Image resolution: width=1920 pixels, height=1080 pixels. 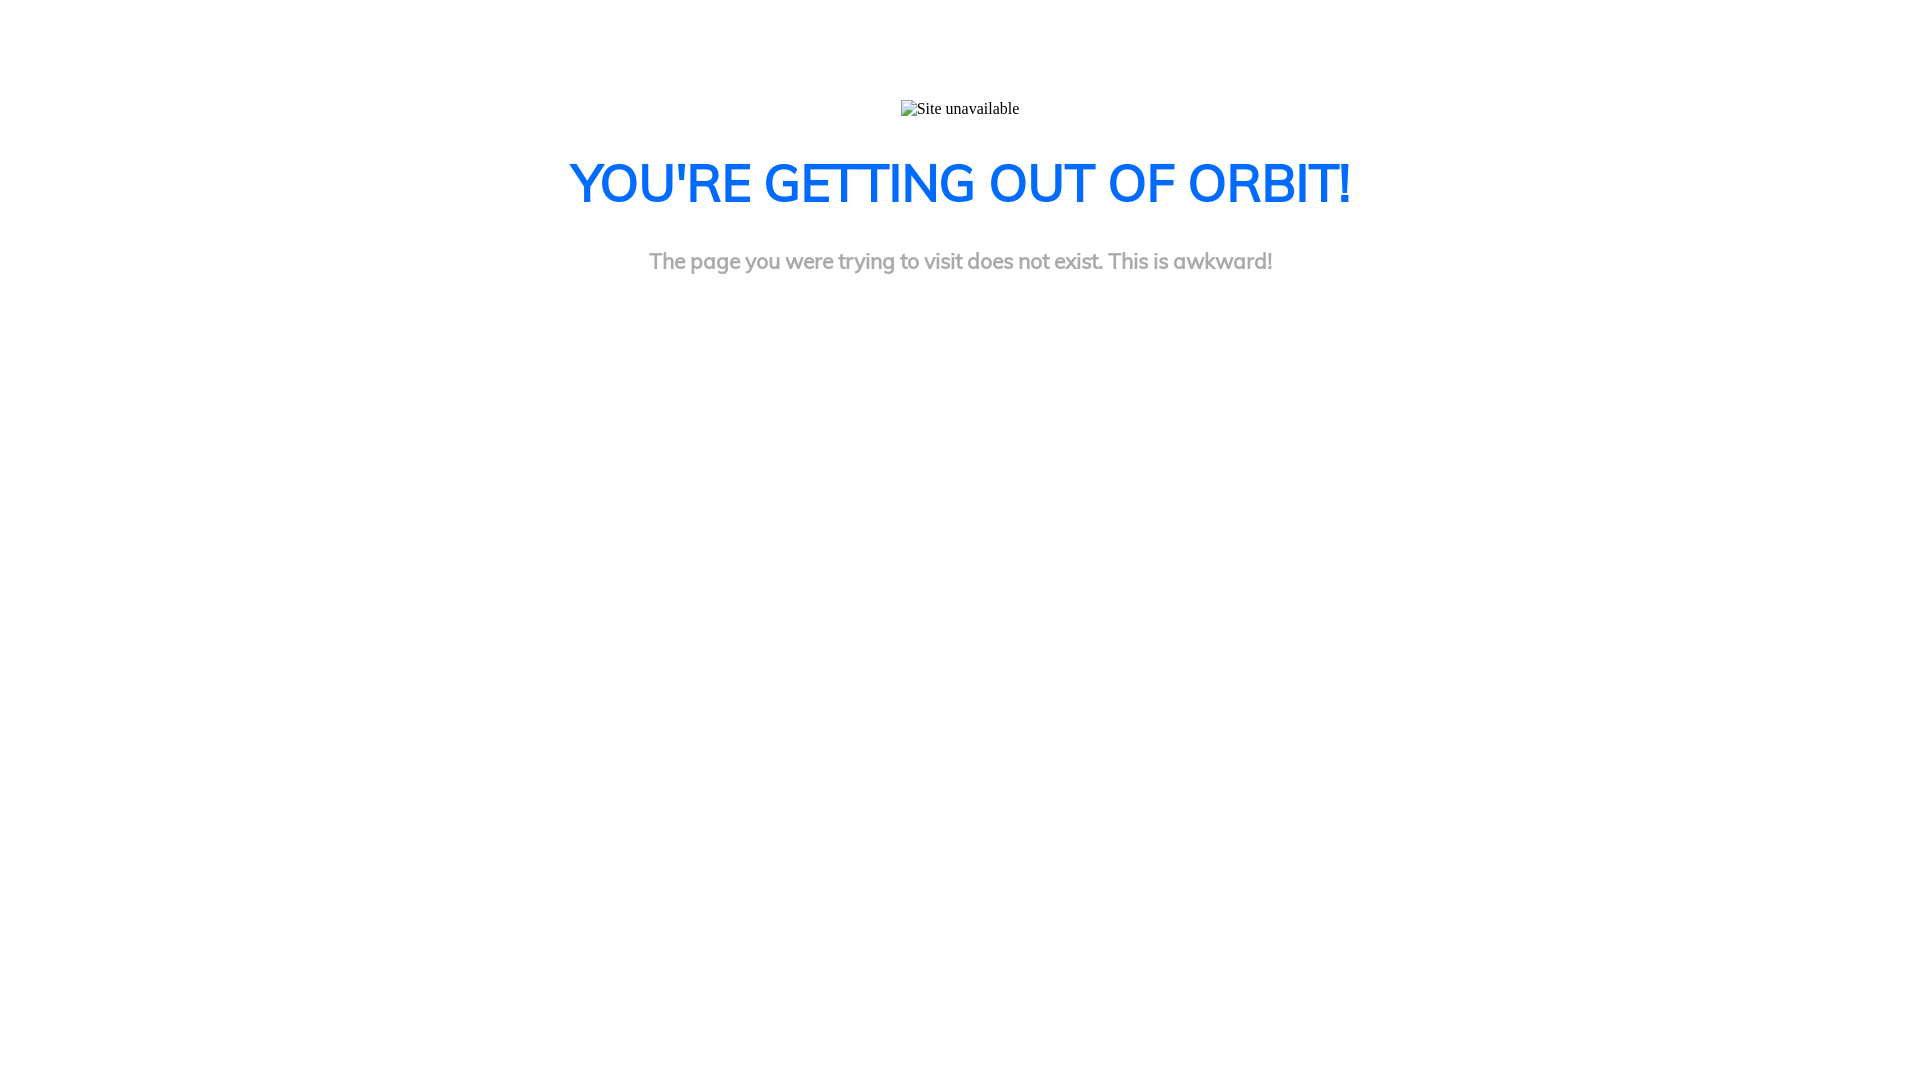 I want to click on 'Site unavailable', so click(x=960, y=108).